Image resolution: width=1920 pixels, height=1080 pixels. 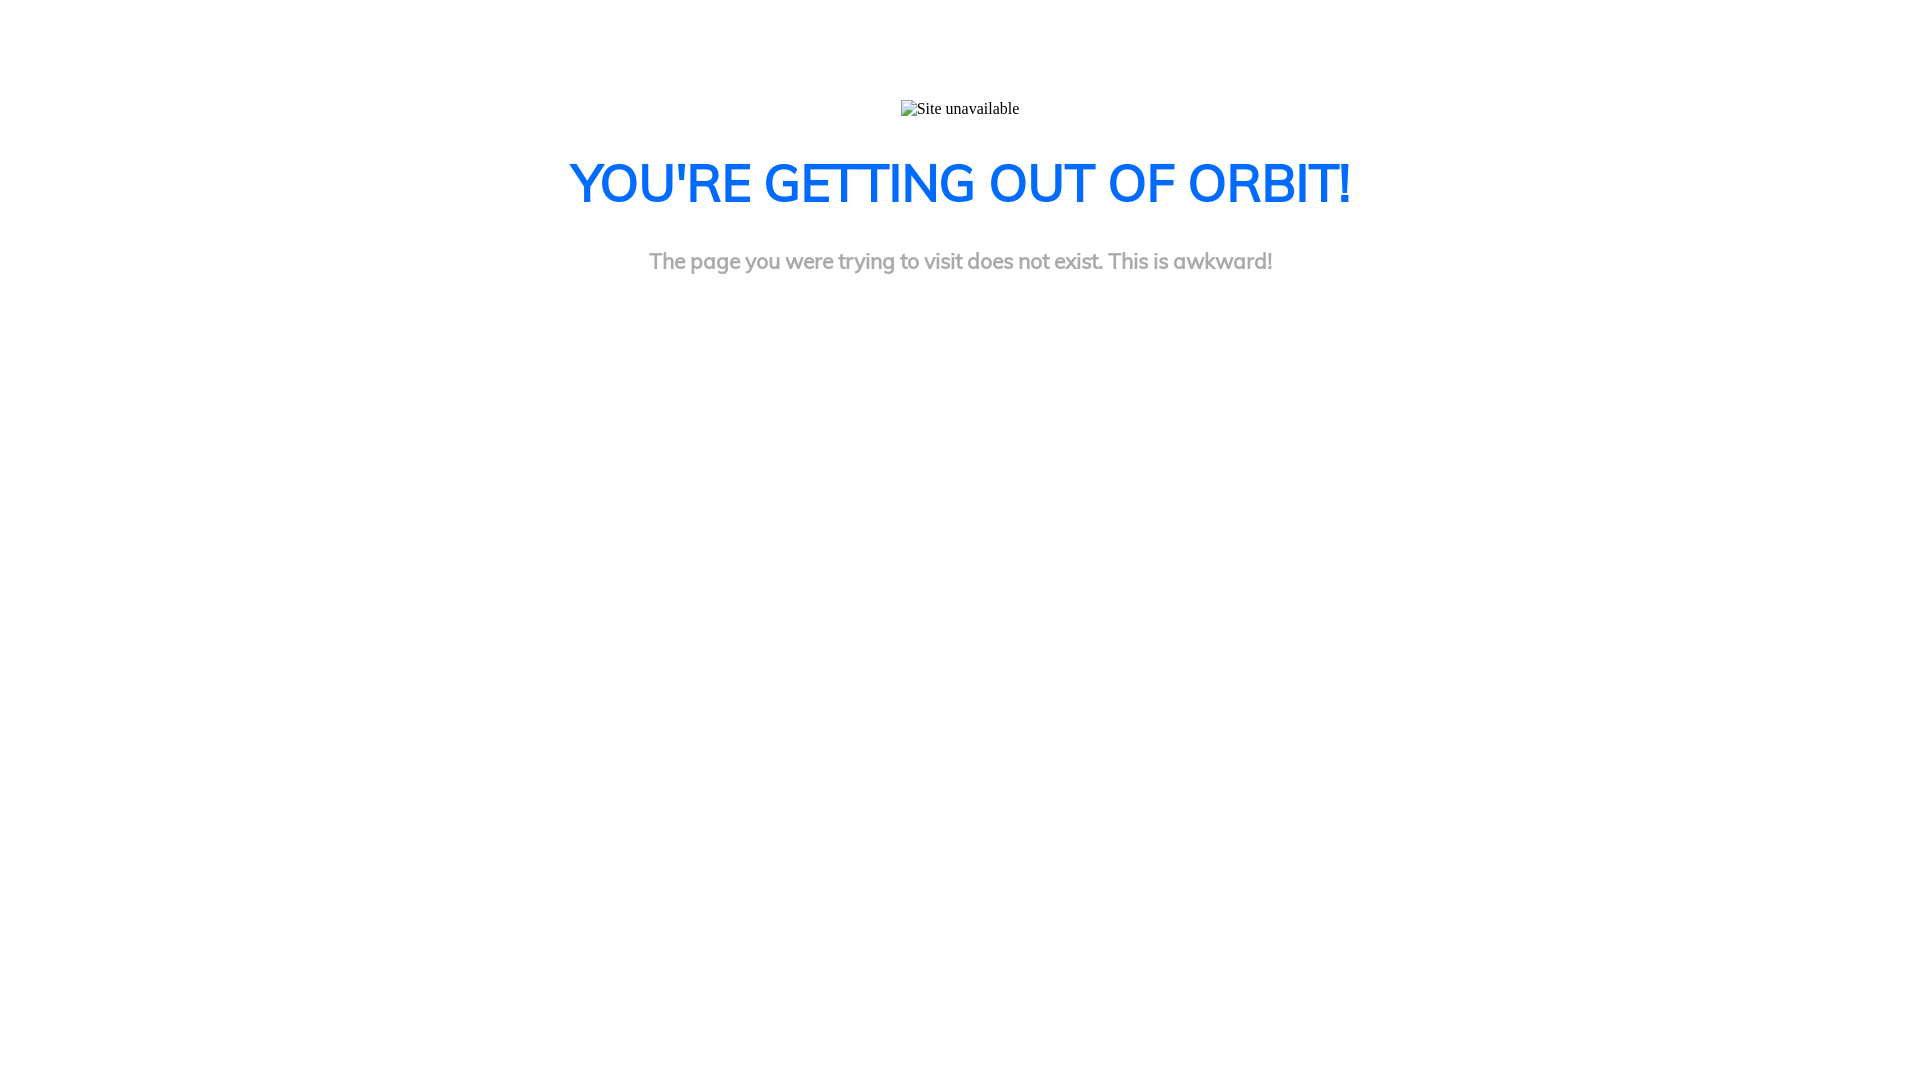 I want to click on 'Site unavailable', so click(x=960, y=108).